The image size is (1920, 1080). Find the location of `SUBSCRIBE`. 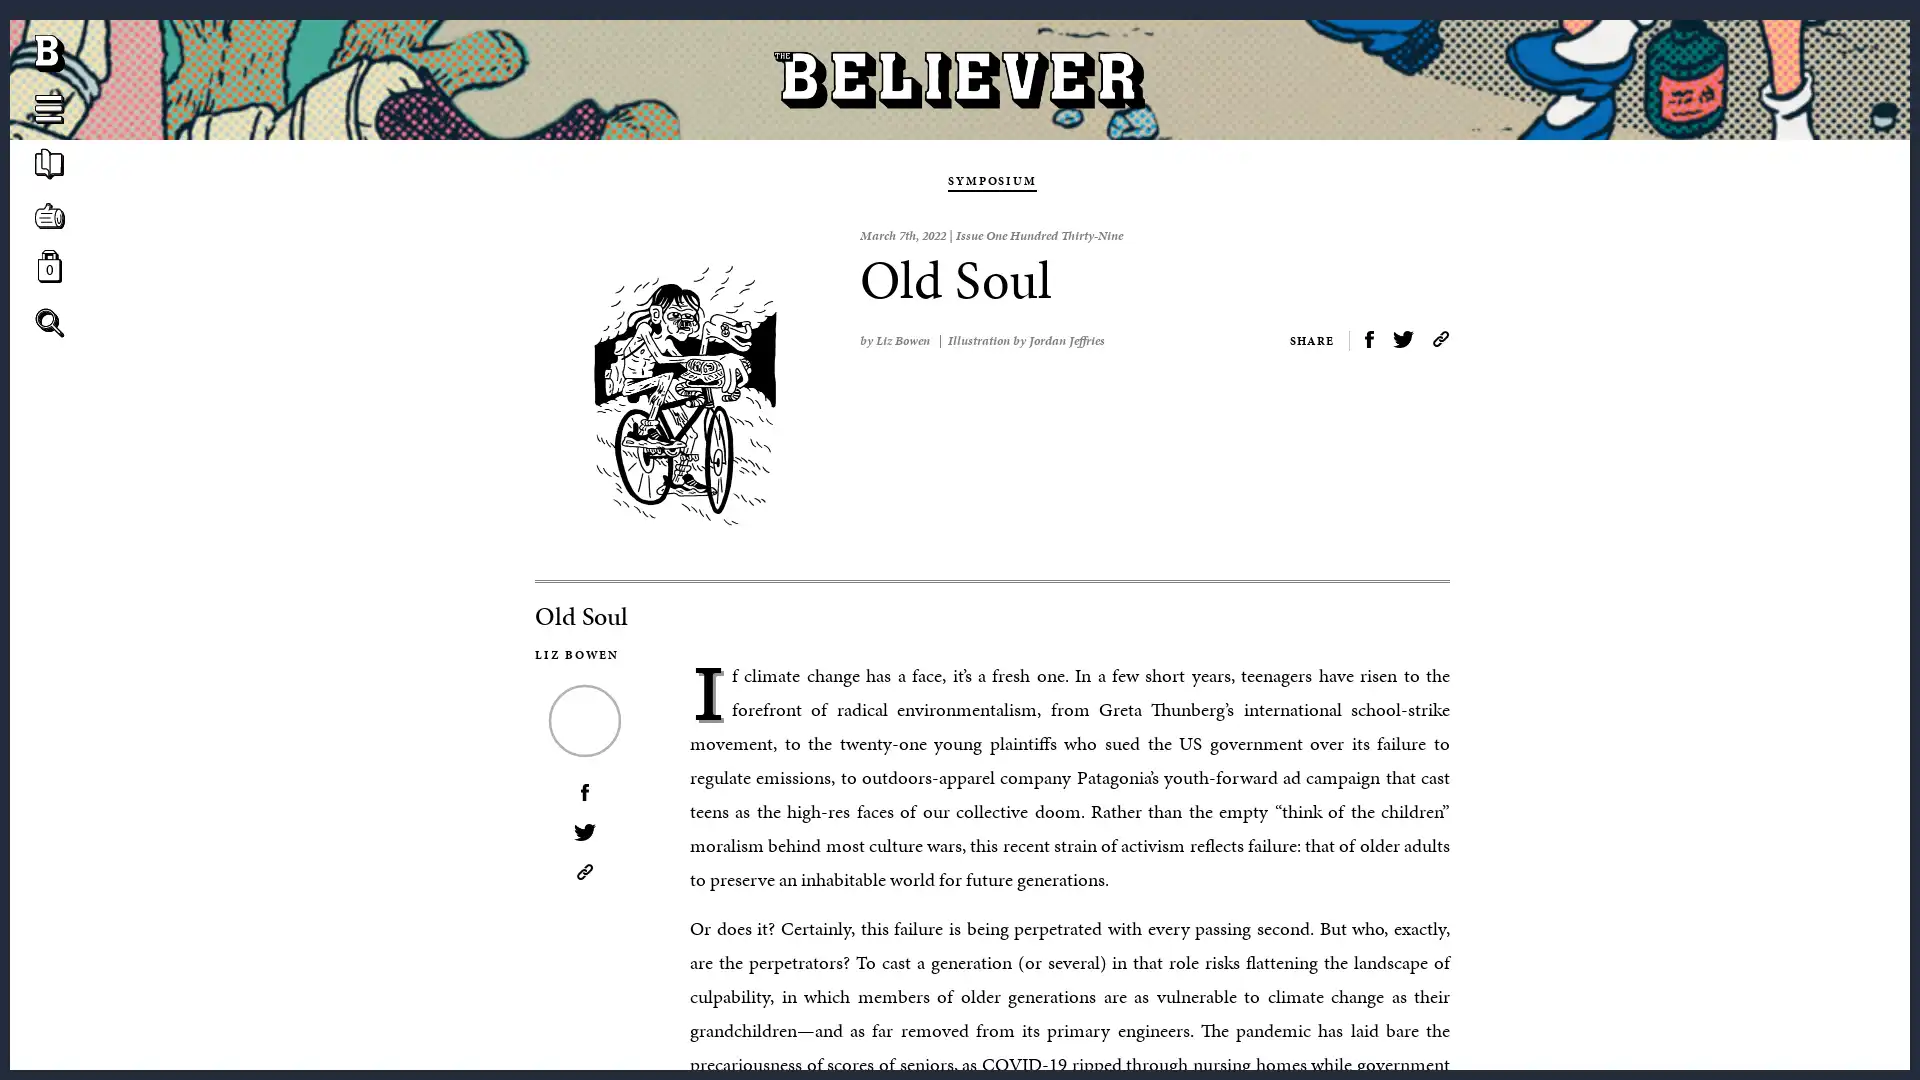

SUBSCRIBE is located at coordinates (958, 508).